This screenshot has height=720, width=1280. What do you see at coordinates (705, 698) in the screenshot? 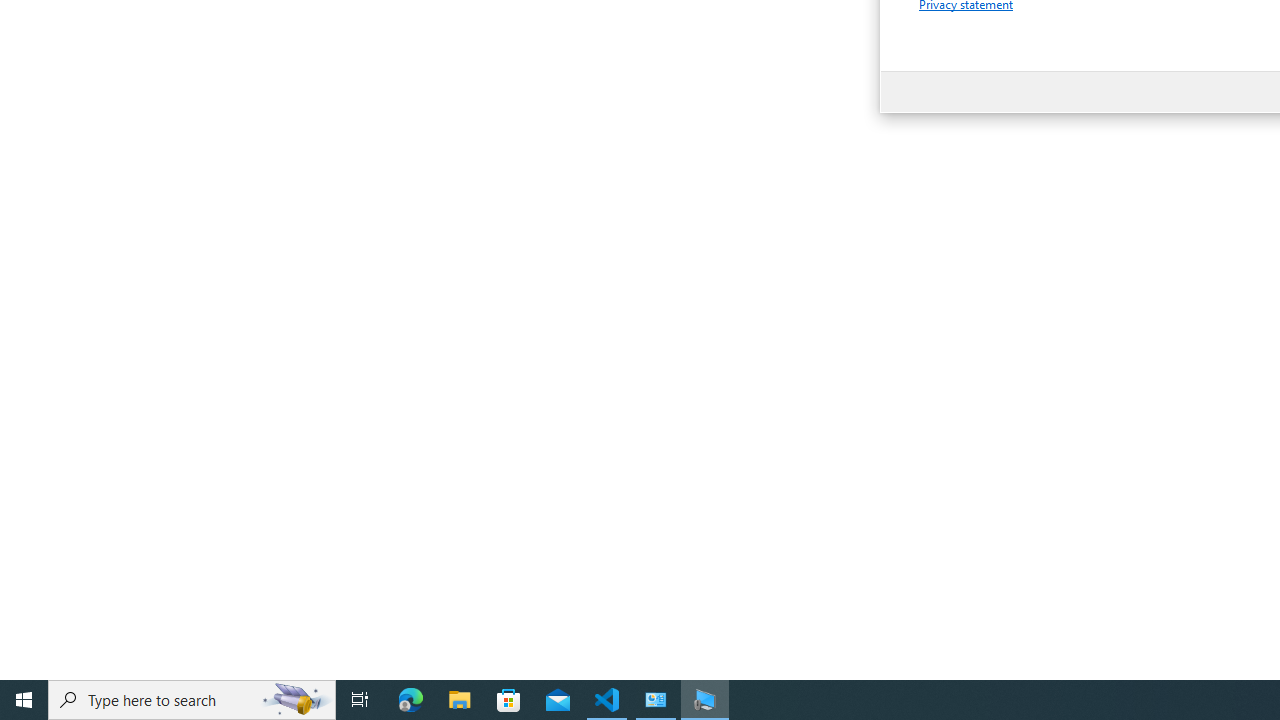
I see `'Windows Remote Assistance - 1 running window'` at bounding box center [705, 698].